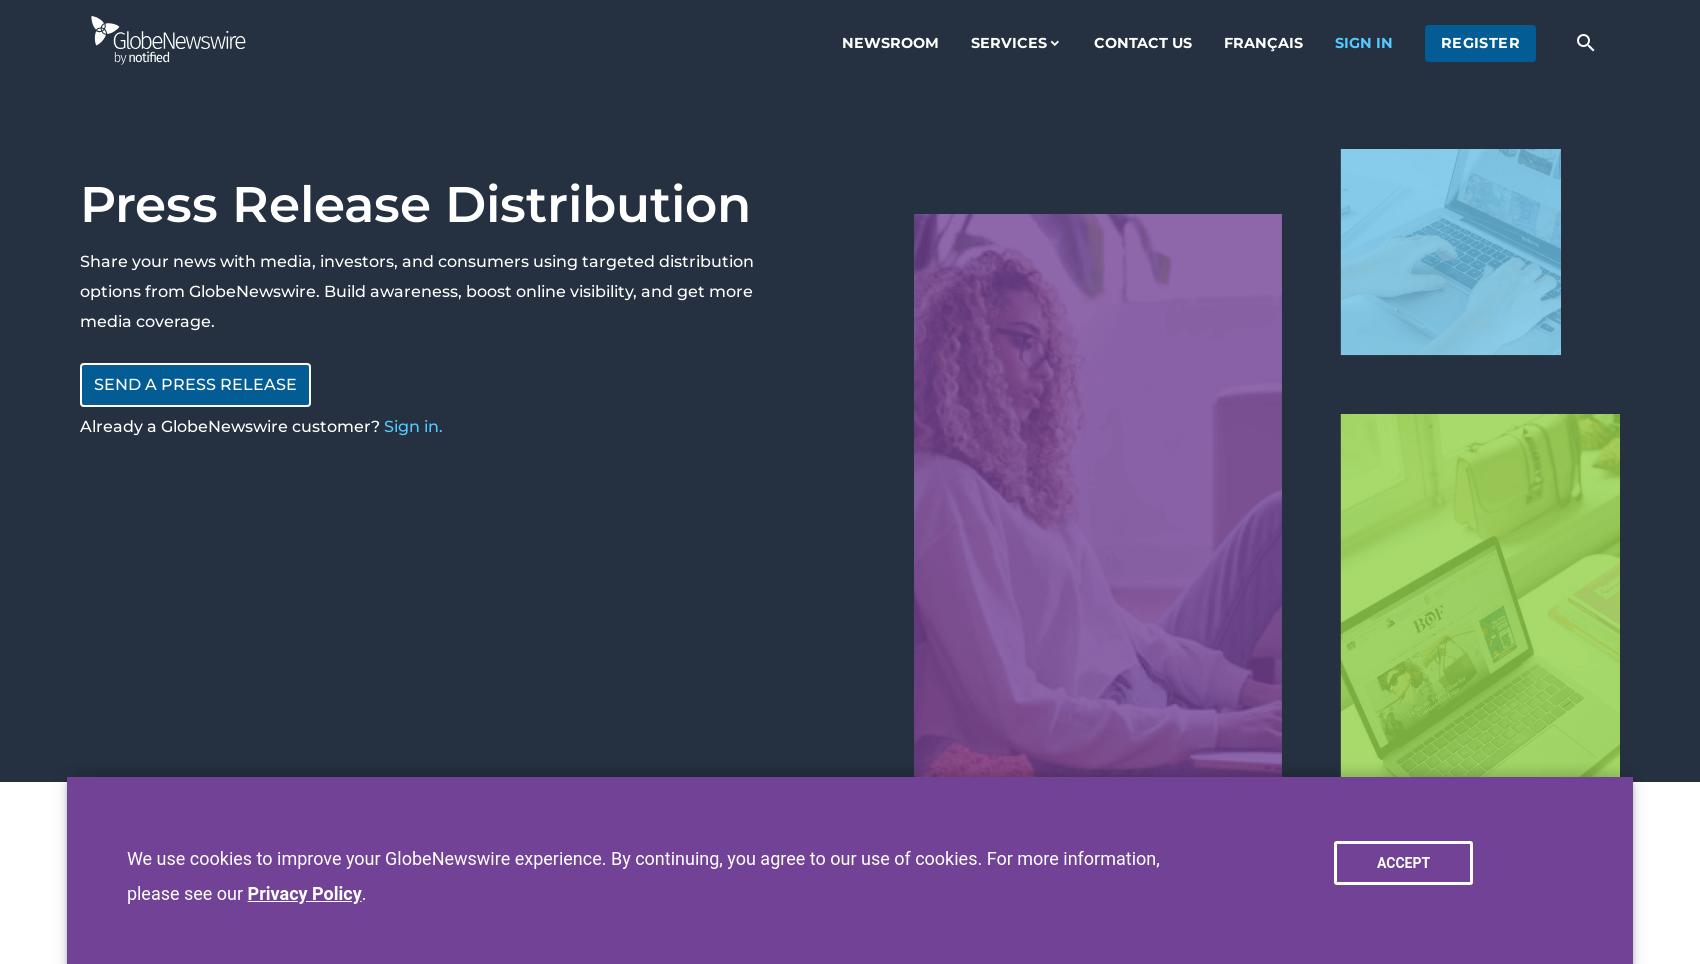 This screenshot has width=1700, height=964. Describe the element at coordinates (414, 204) in the screenshot. I see `'Press Release Distribution'` at that location.